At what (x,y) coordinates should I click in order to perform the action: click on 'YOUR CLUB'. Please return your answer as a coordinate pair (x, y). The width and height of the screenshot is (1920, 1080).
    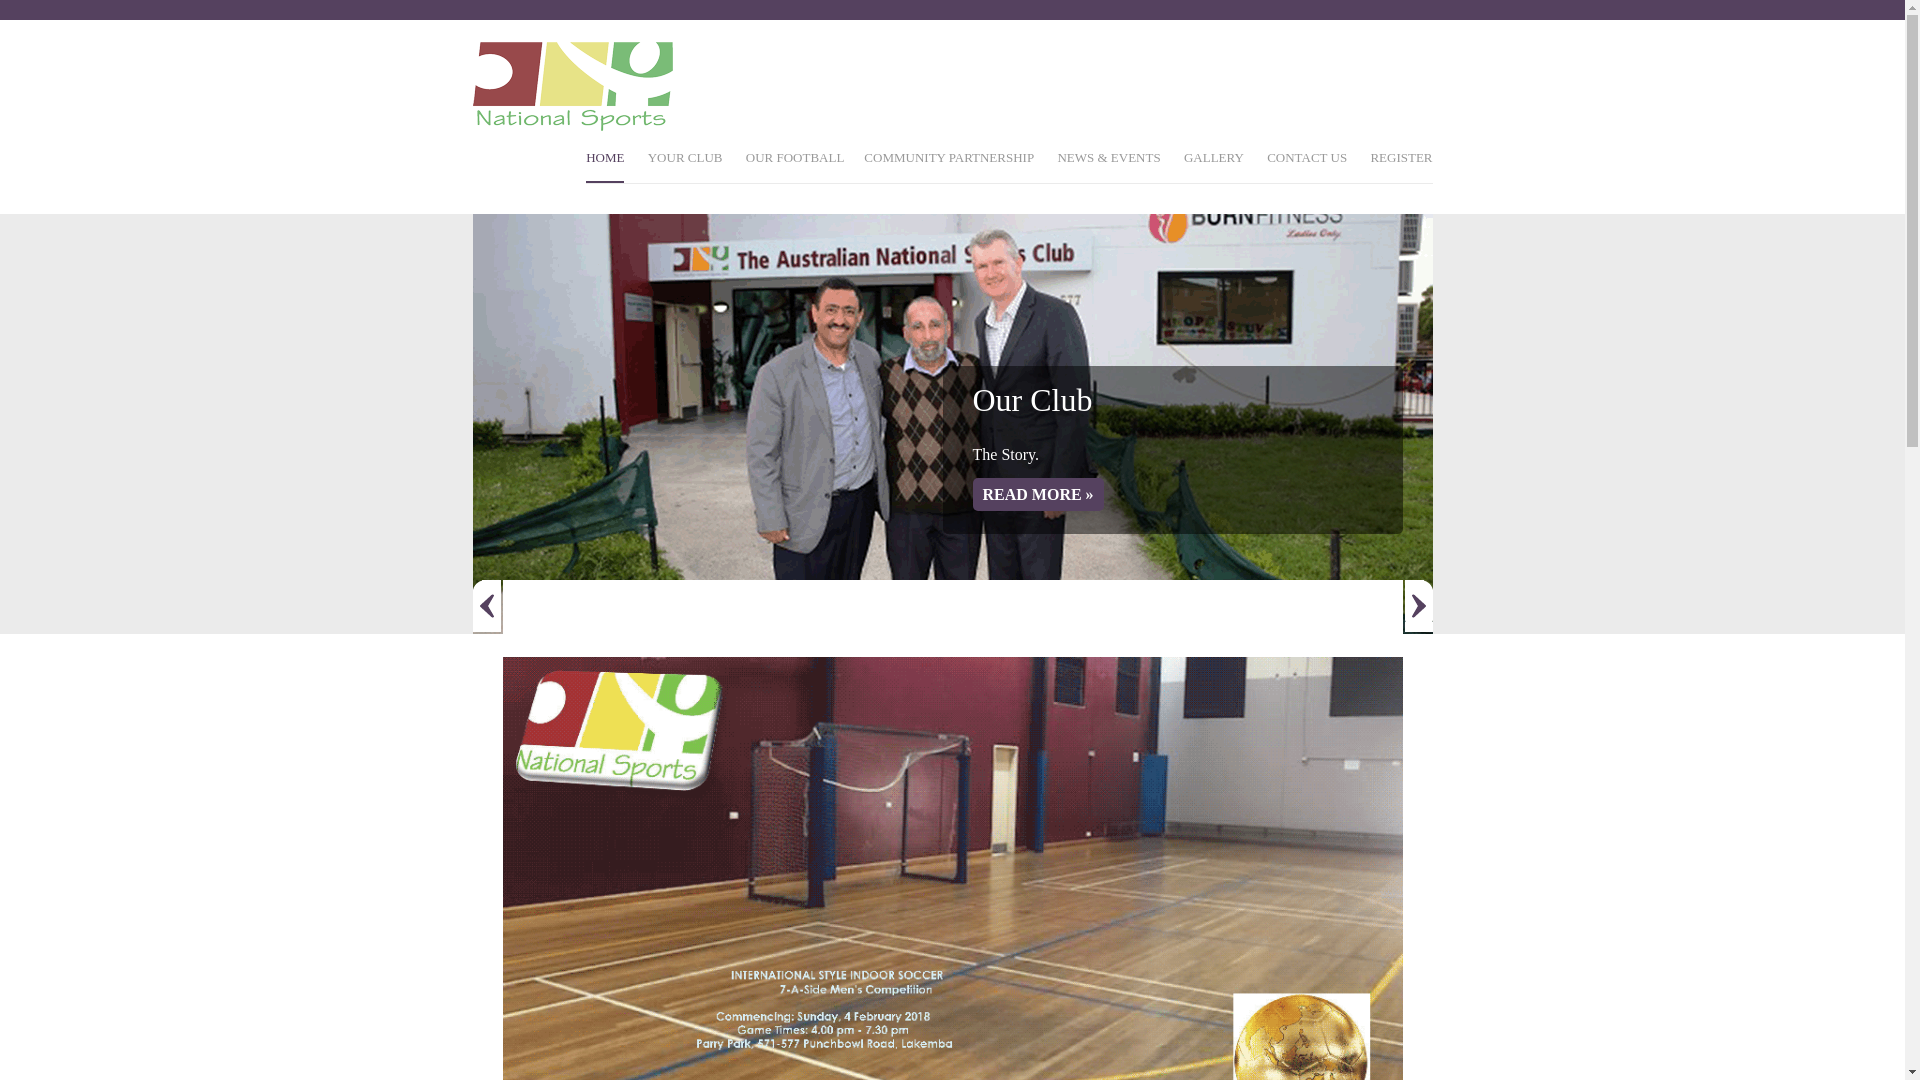
    Looking at the image, I should click on (685, 165).